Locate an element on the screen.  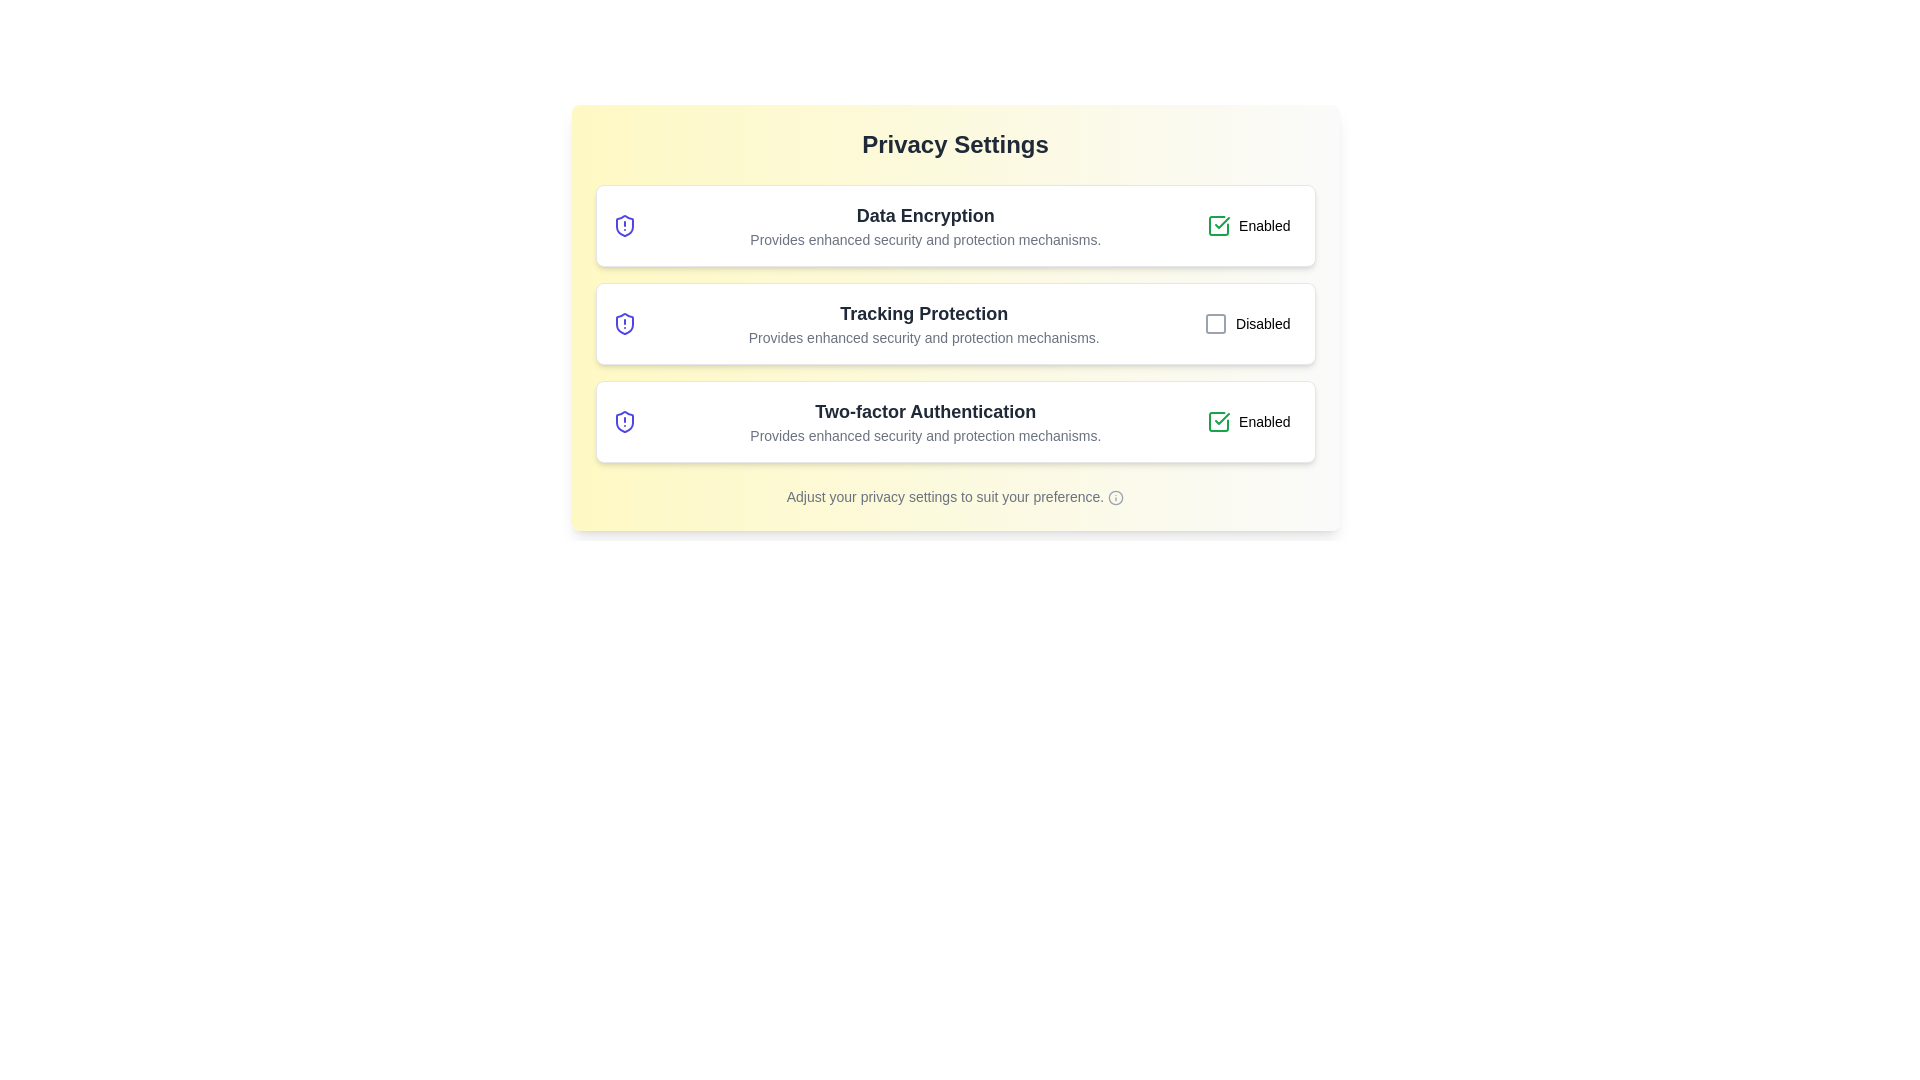
the shield-shaped icon with an alert symbol in the 'Privacy Settings' section, which is the leading icon of the 'Tracking Protection' list item is located at coordinates (623, 323).